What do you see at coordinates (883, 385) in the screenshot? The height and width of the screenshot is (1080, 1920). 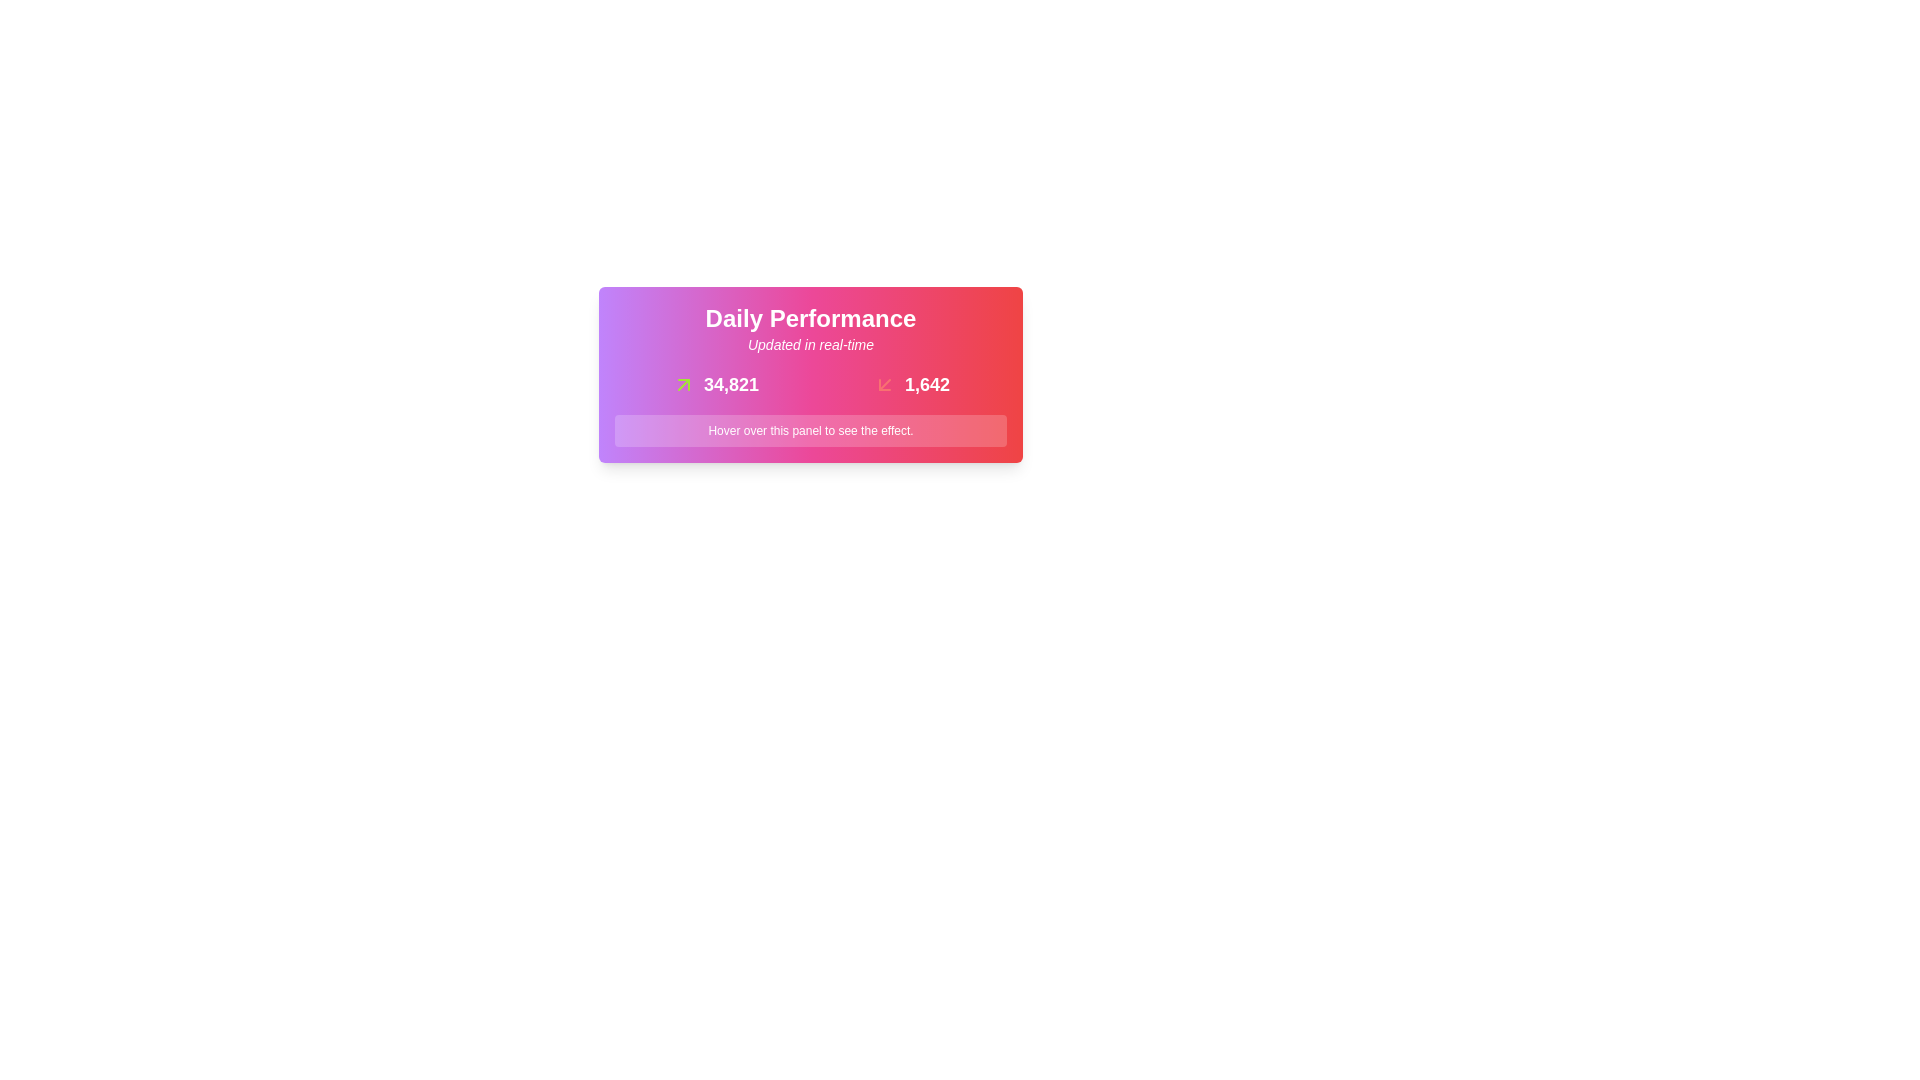 I see `the small red downward-left arrow icon located to the left of the text '1,642' for its contextual meaning` at bounding box center [883, 385].